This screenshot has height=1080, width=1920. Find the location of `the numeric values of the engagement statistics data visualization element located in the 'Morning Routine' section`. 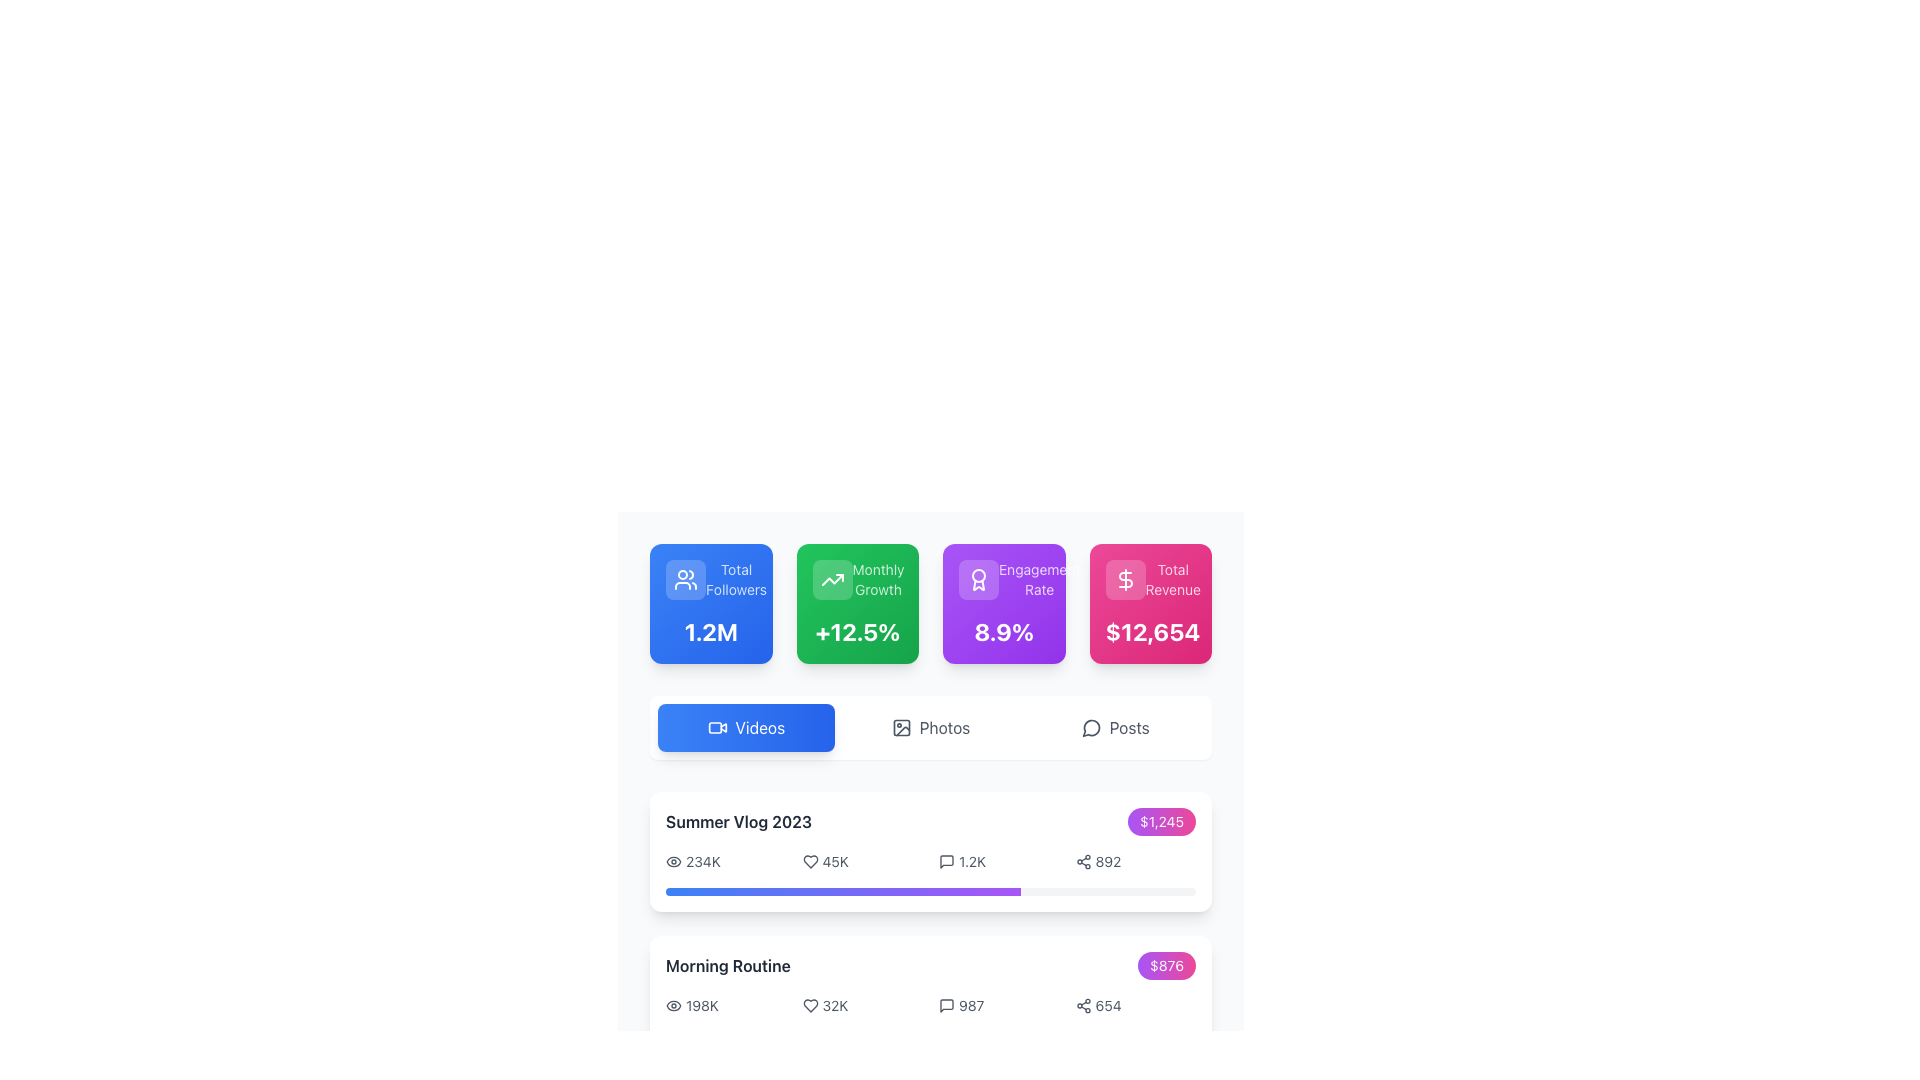

the numeric values of the engagement statistics data visualization element located in the 'Morning Routine' section is located at coordinates (930, 1006).